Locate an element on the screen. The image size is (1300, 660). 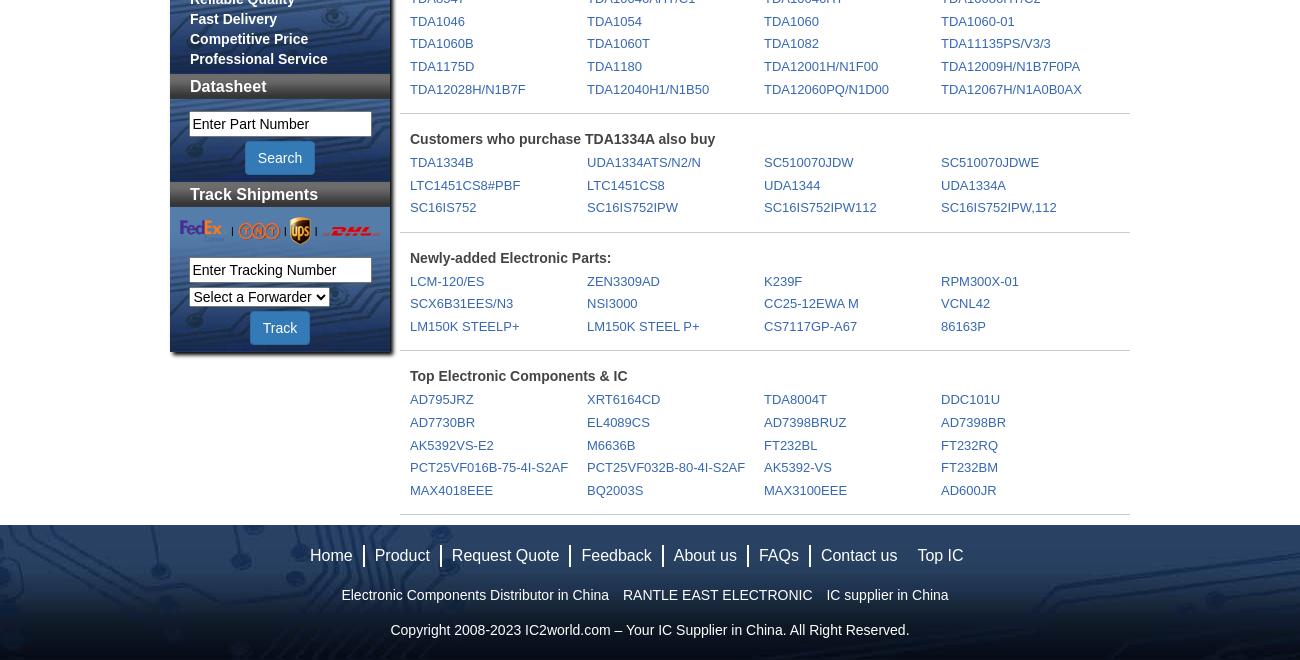
'Top Electronic Components & IC' is located at coordinates (518, 375).